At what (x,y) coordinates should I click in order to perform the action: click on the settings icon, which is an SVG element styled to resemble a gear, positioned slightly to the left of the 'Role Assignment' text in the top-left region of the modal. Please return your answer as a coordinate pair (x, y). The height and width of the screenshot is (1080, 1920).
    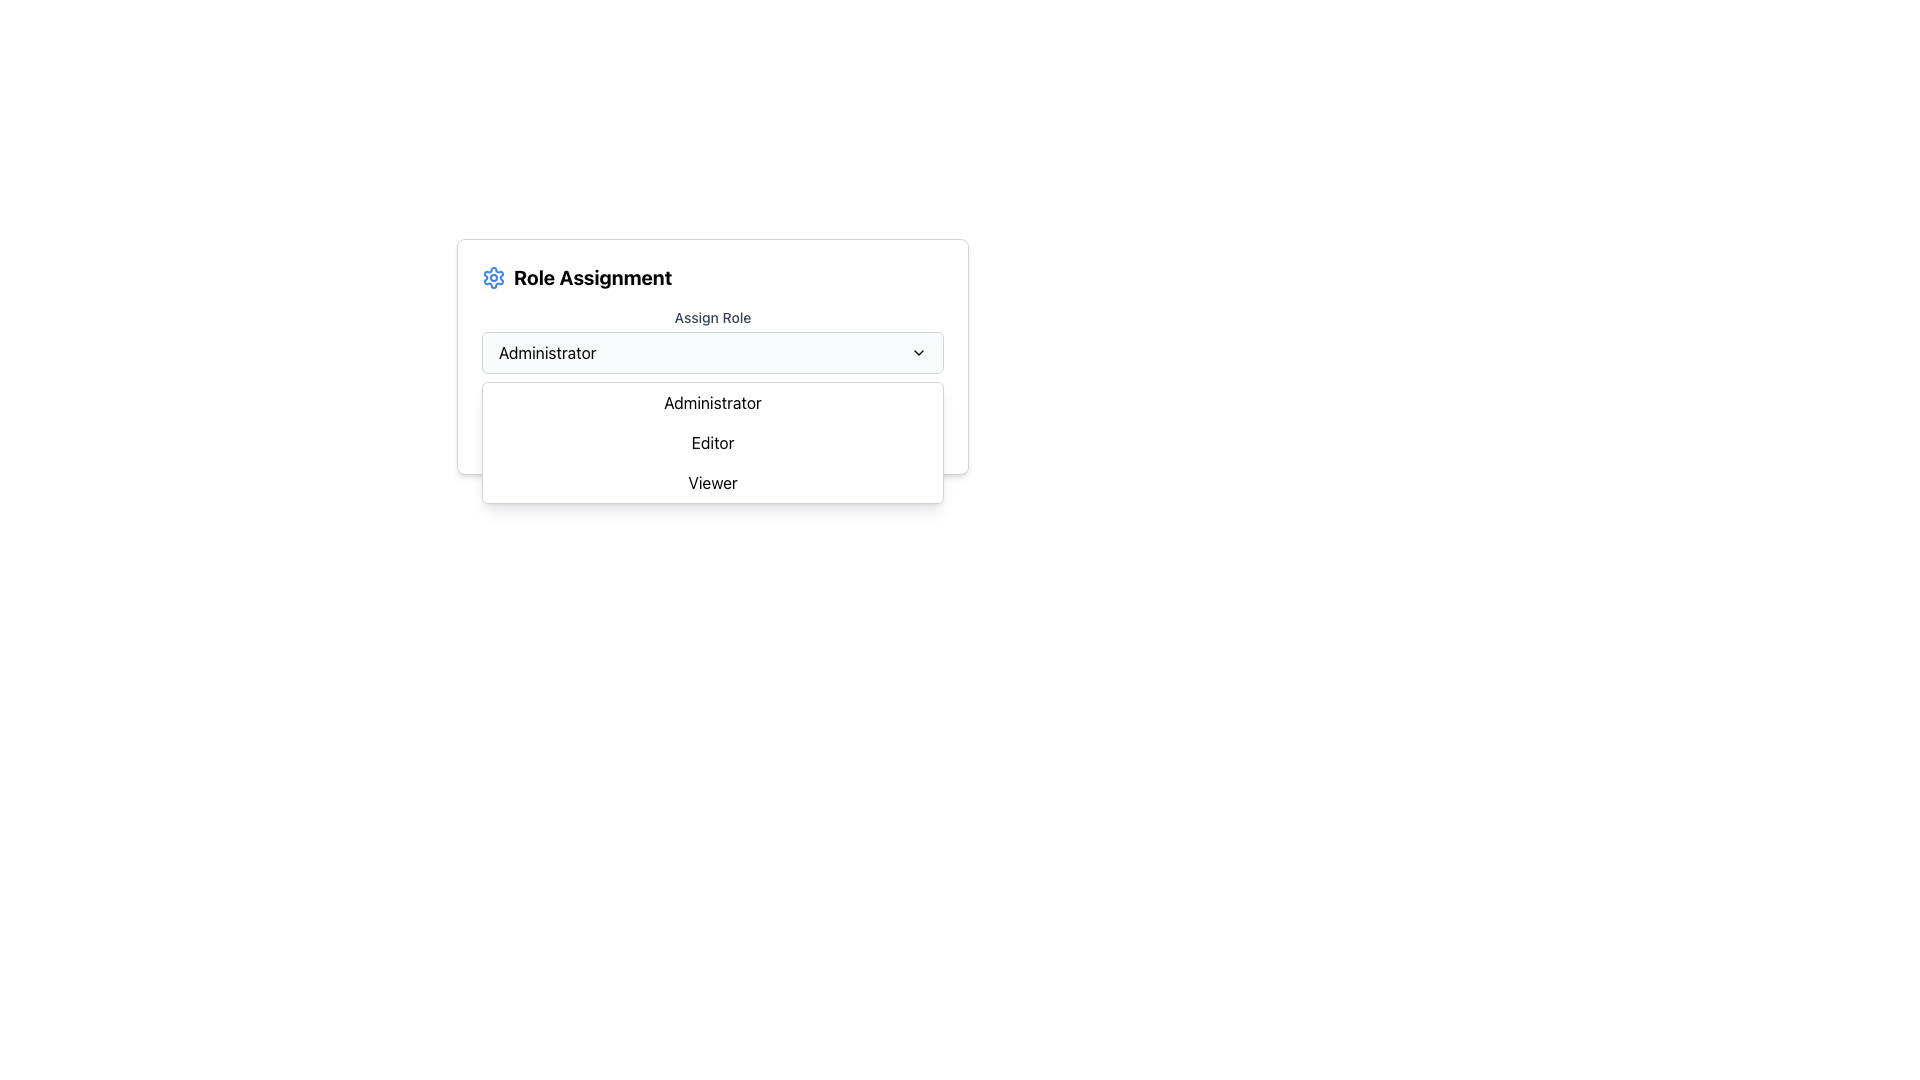
    Looking at the image, I should click on (494, 277).